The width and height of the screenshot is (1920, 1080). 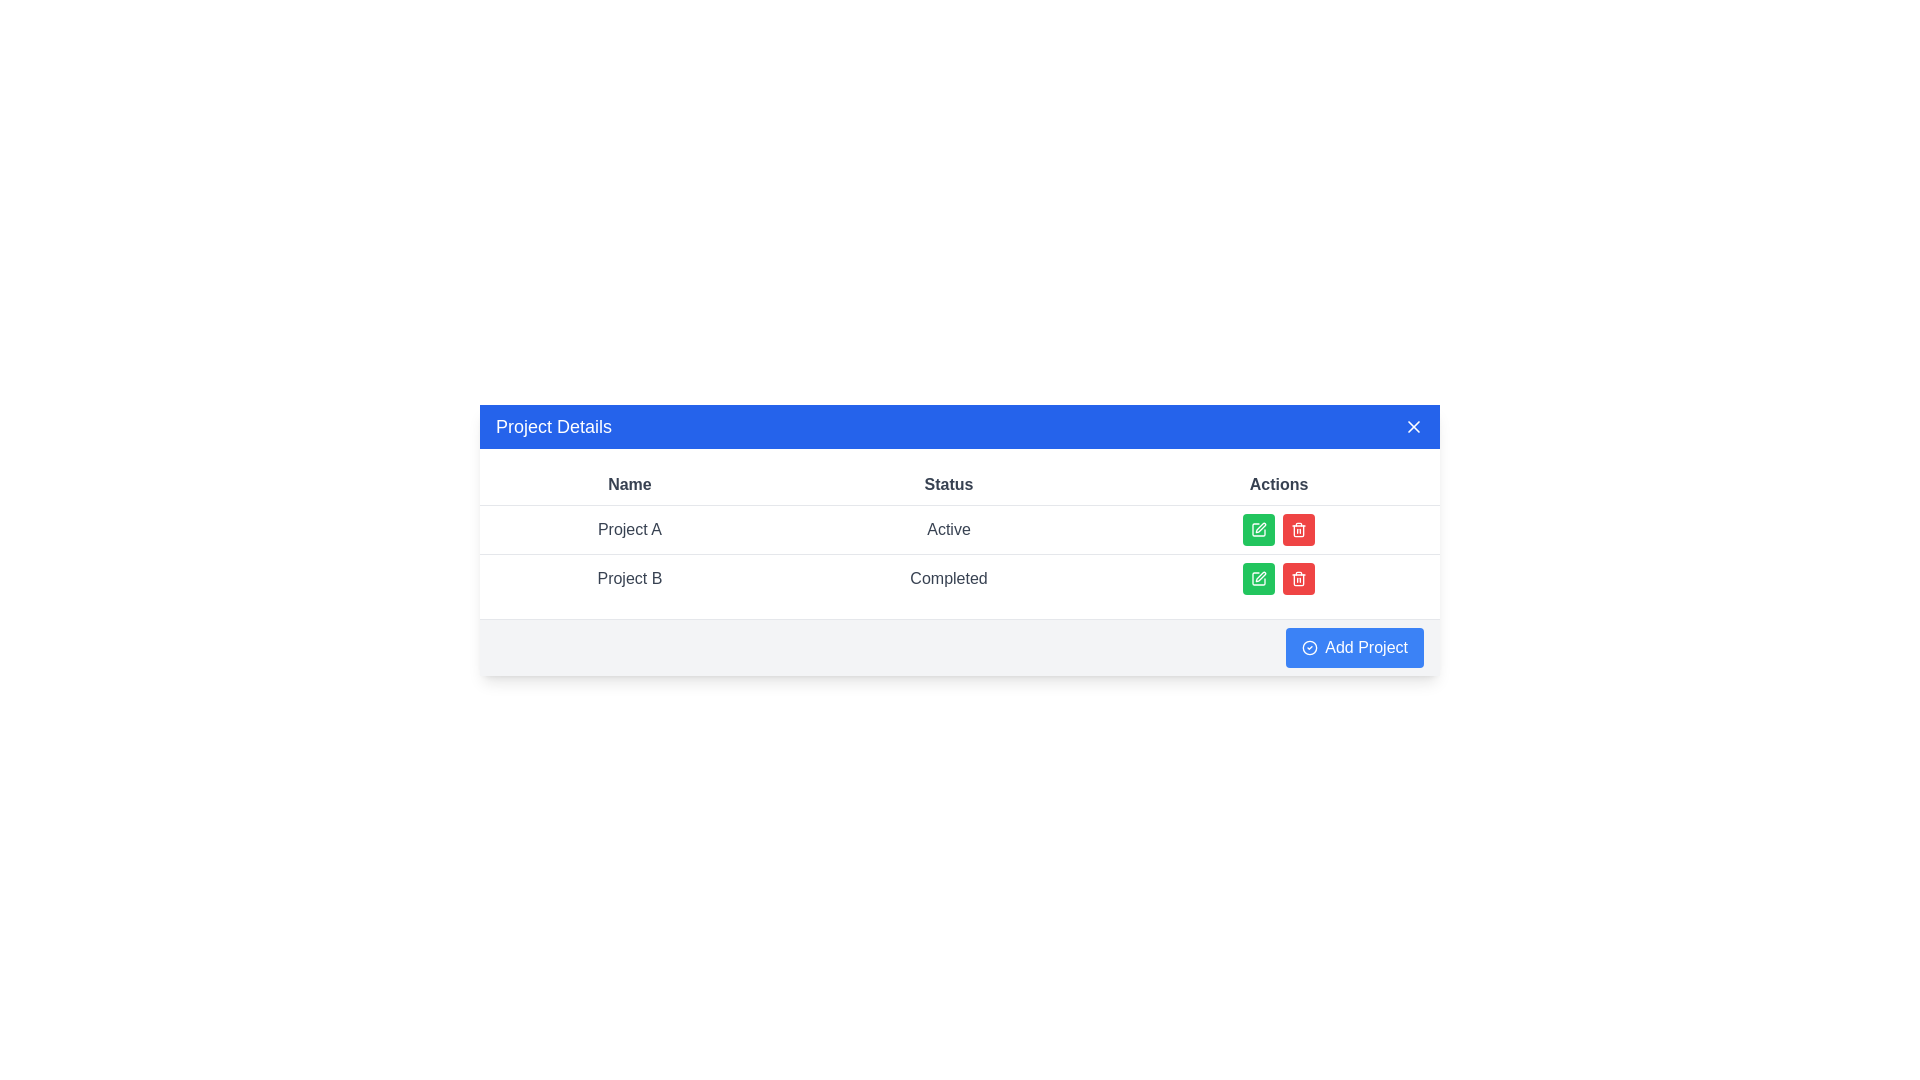 I want to click on the combined edit and delete buttons in the 'Actions' column of the first row of the table corresponding to 'Project A' and 'Active', so click(x=1278, y=528).